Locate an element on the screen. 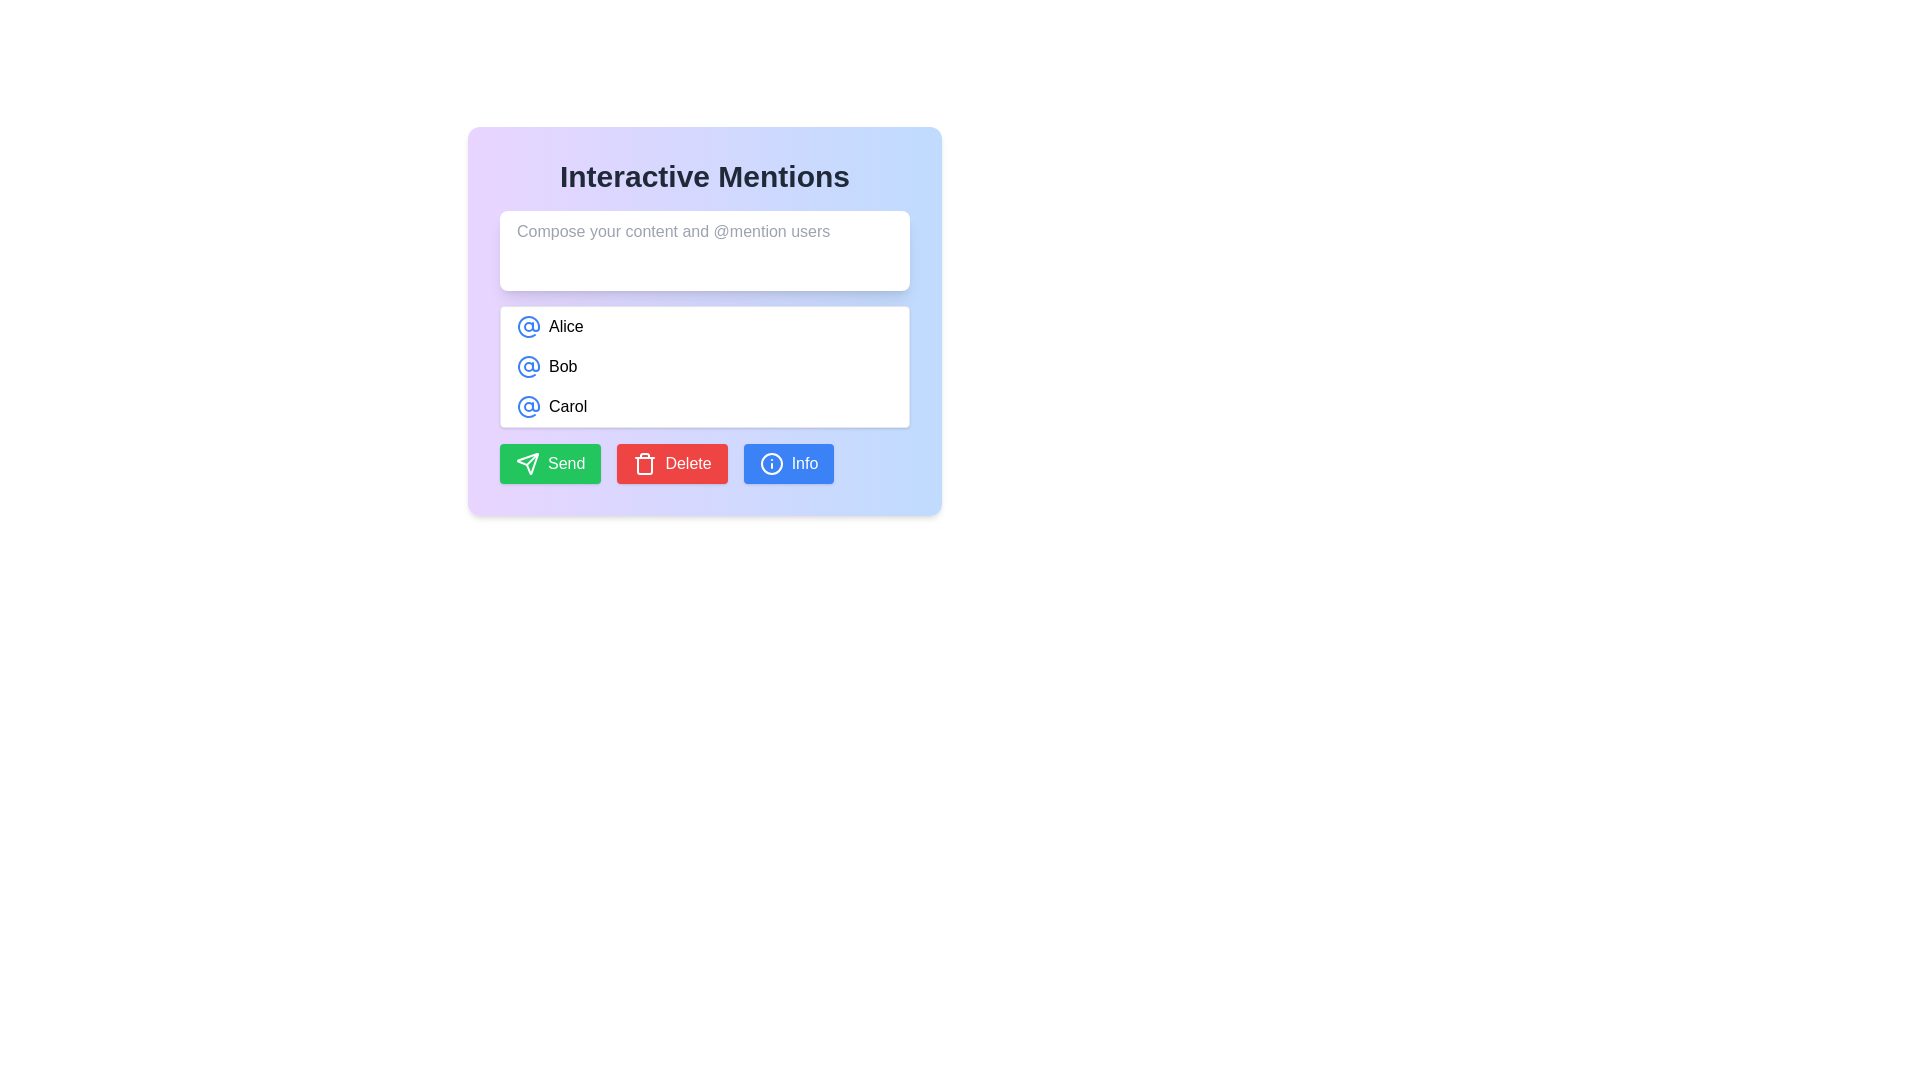 This screenshot has width=1920, height=1080. the green button labeled 'Send', which is the first button in a row of action buttons below the user input section is located at coordinates (565, 463).